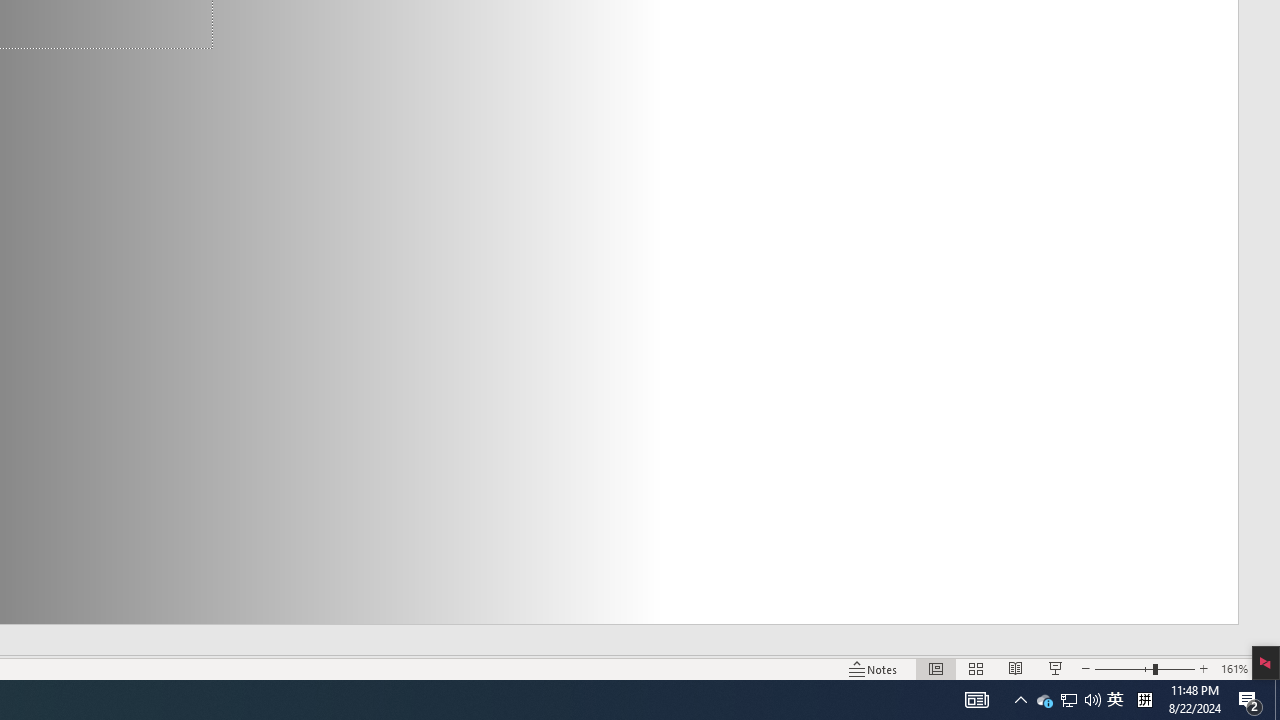 The width and height of the screenshot is (1280, 720). Describe the element at coordinates (935, 669) in the screenshot. I see `'Normal'` at that location.